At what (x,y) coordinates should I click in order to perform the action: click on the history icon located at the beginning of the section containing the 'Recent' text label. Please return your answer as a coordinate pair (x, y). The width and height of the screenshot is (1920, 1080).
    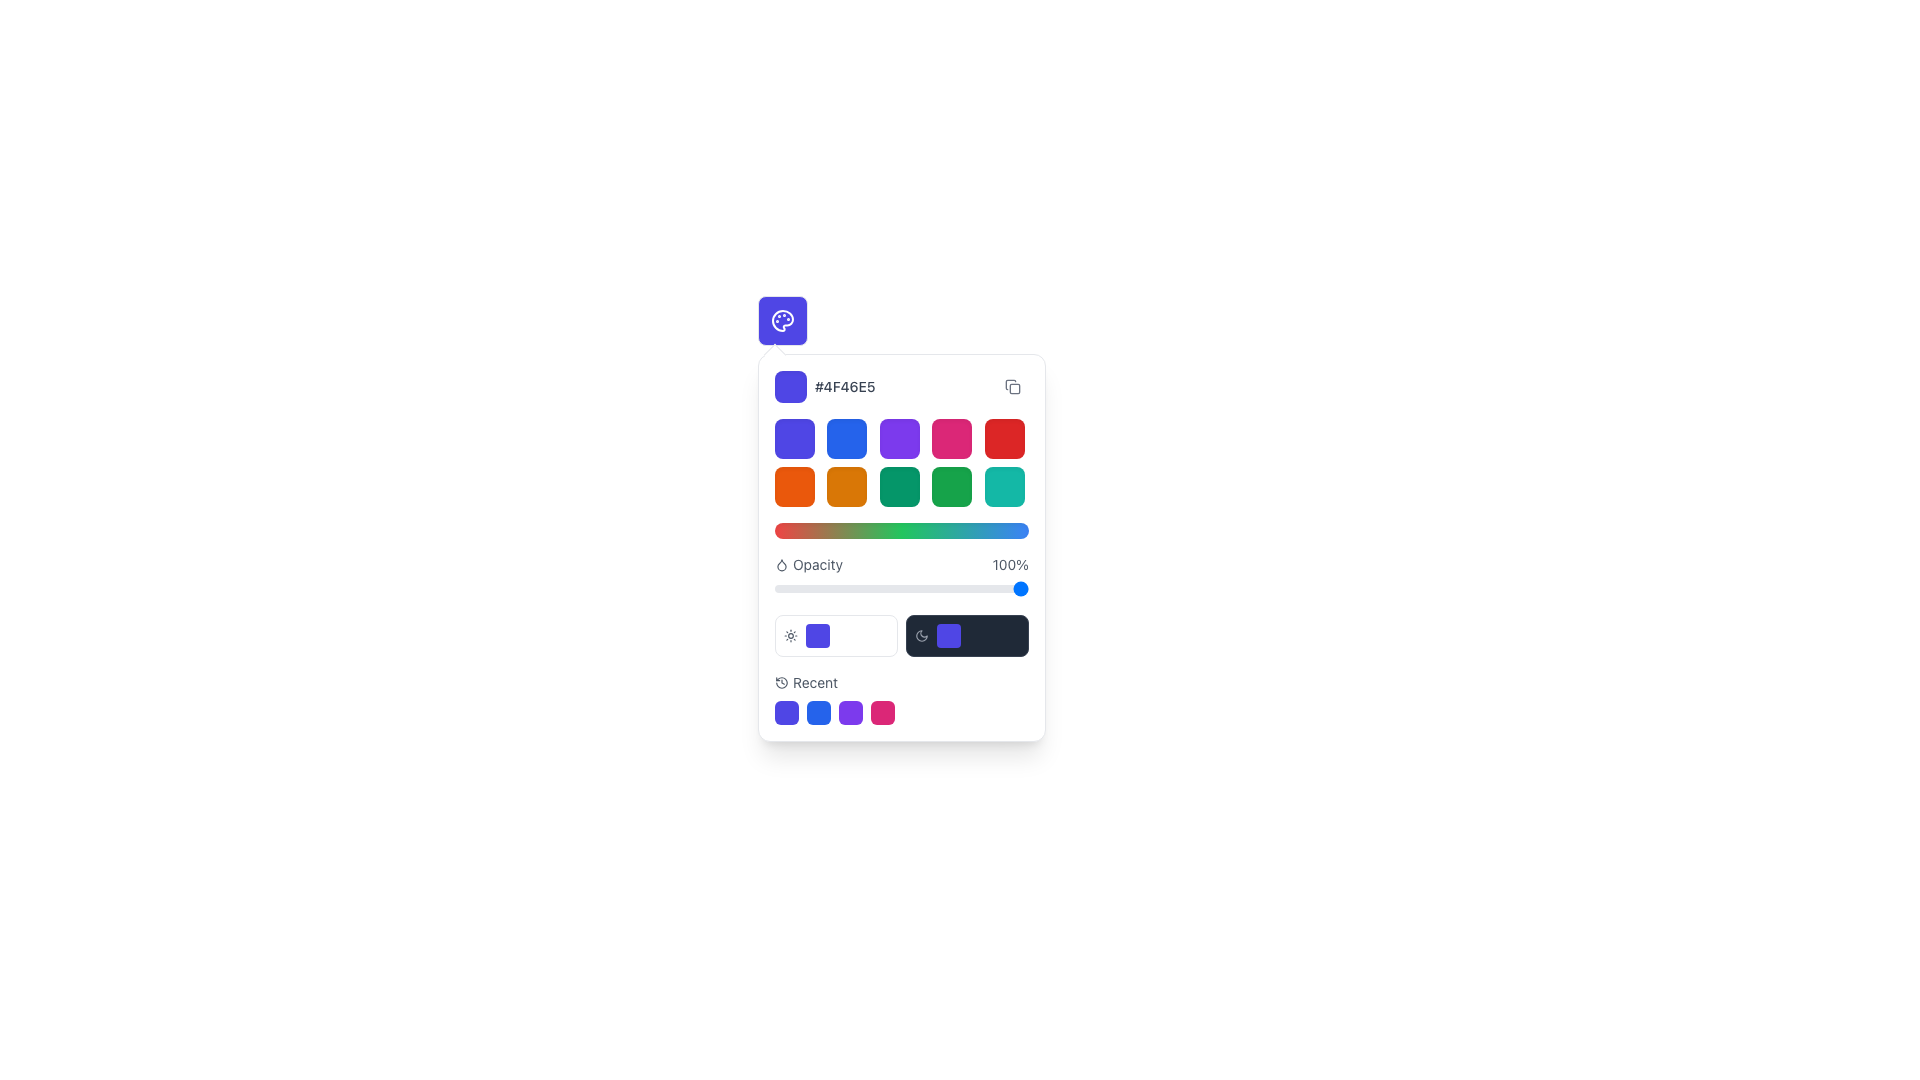
    Looking at the image, I should click on (781, 681).